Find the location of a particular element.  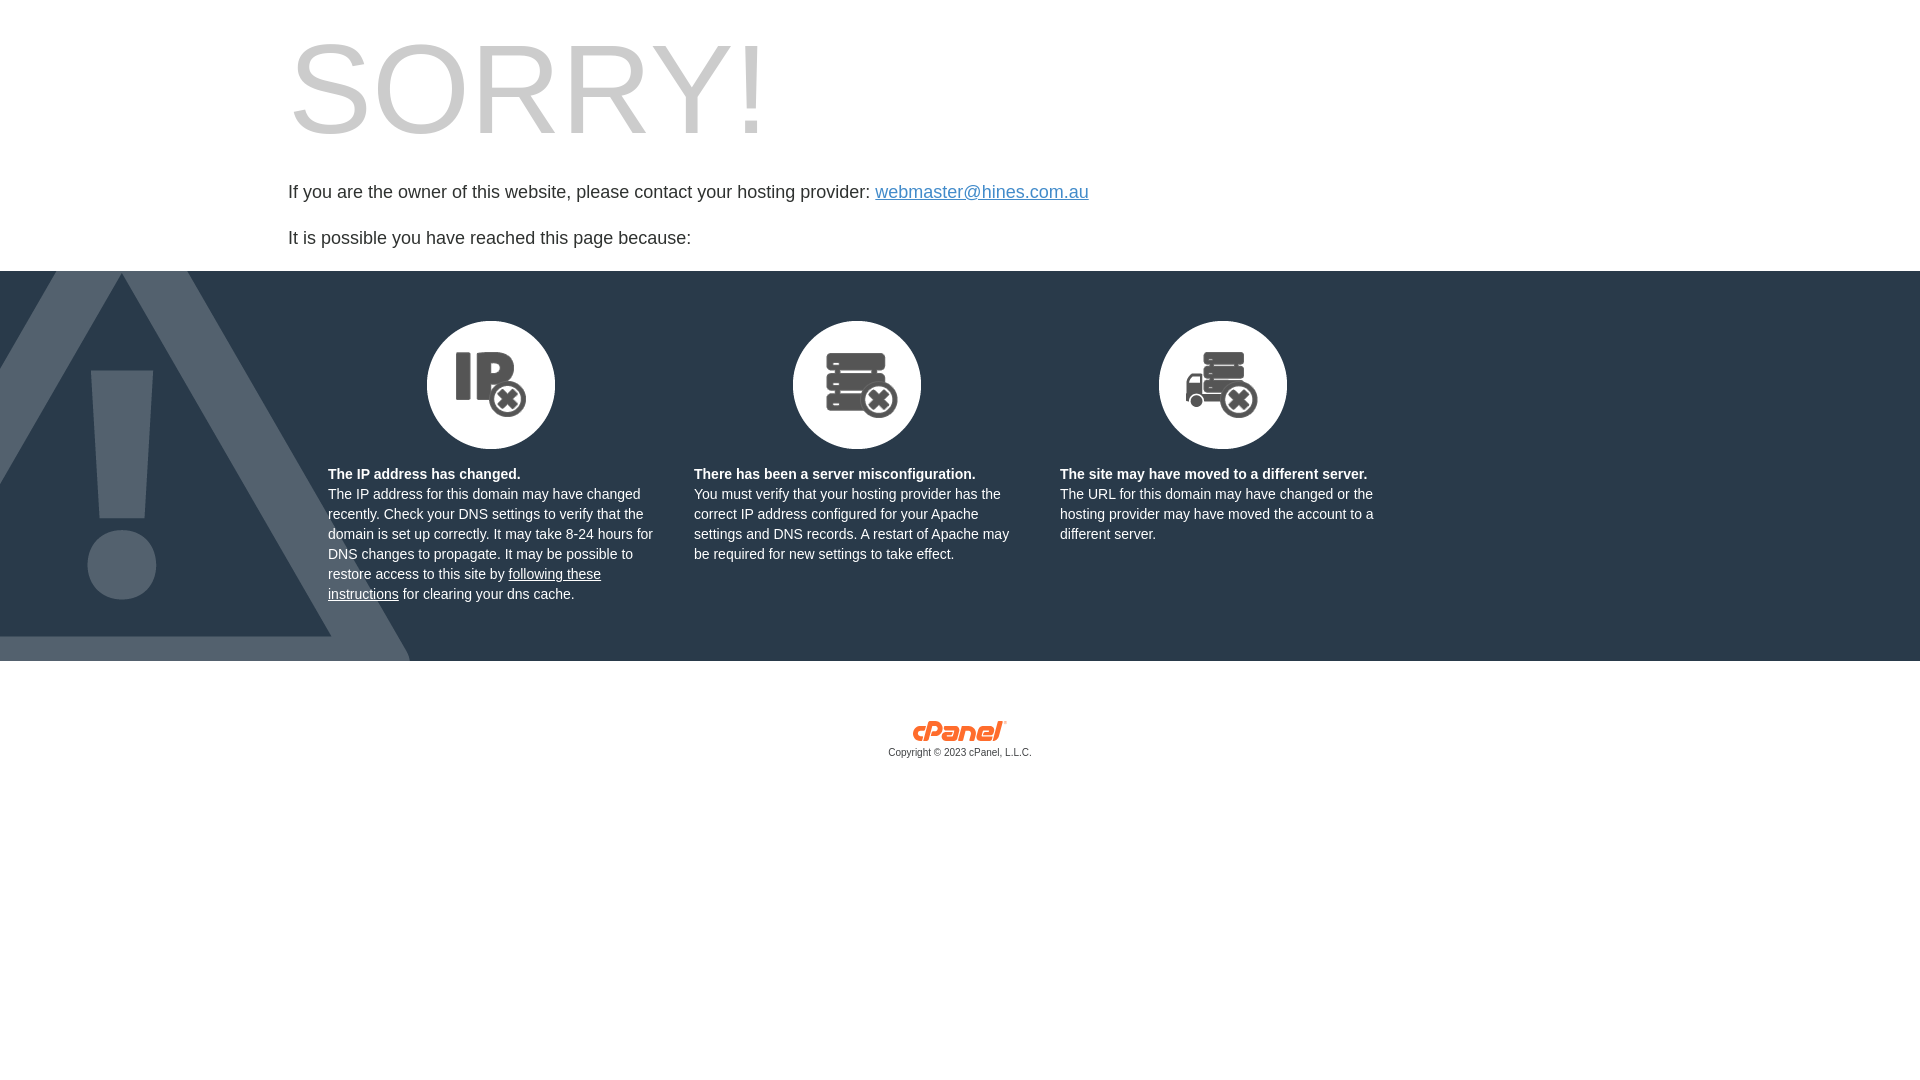

'following these instructions' is located at coordinates (463, 583).